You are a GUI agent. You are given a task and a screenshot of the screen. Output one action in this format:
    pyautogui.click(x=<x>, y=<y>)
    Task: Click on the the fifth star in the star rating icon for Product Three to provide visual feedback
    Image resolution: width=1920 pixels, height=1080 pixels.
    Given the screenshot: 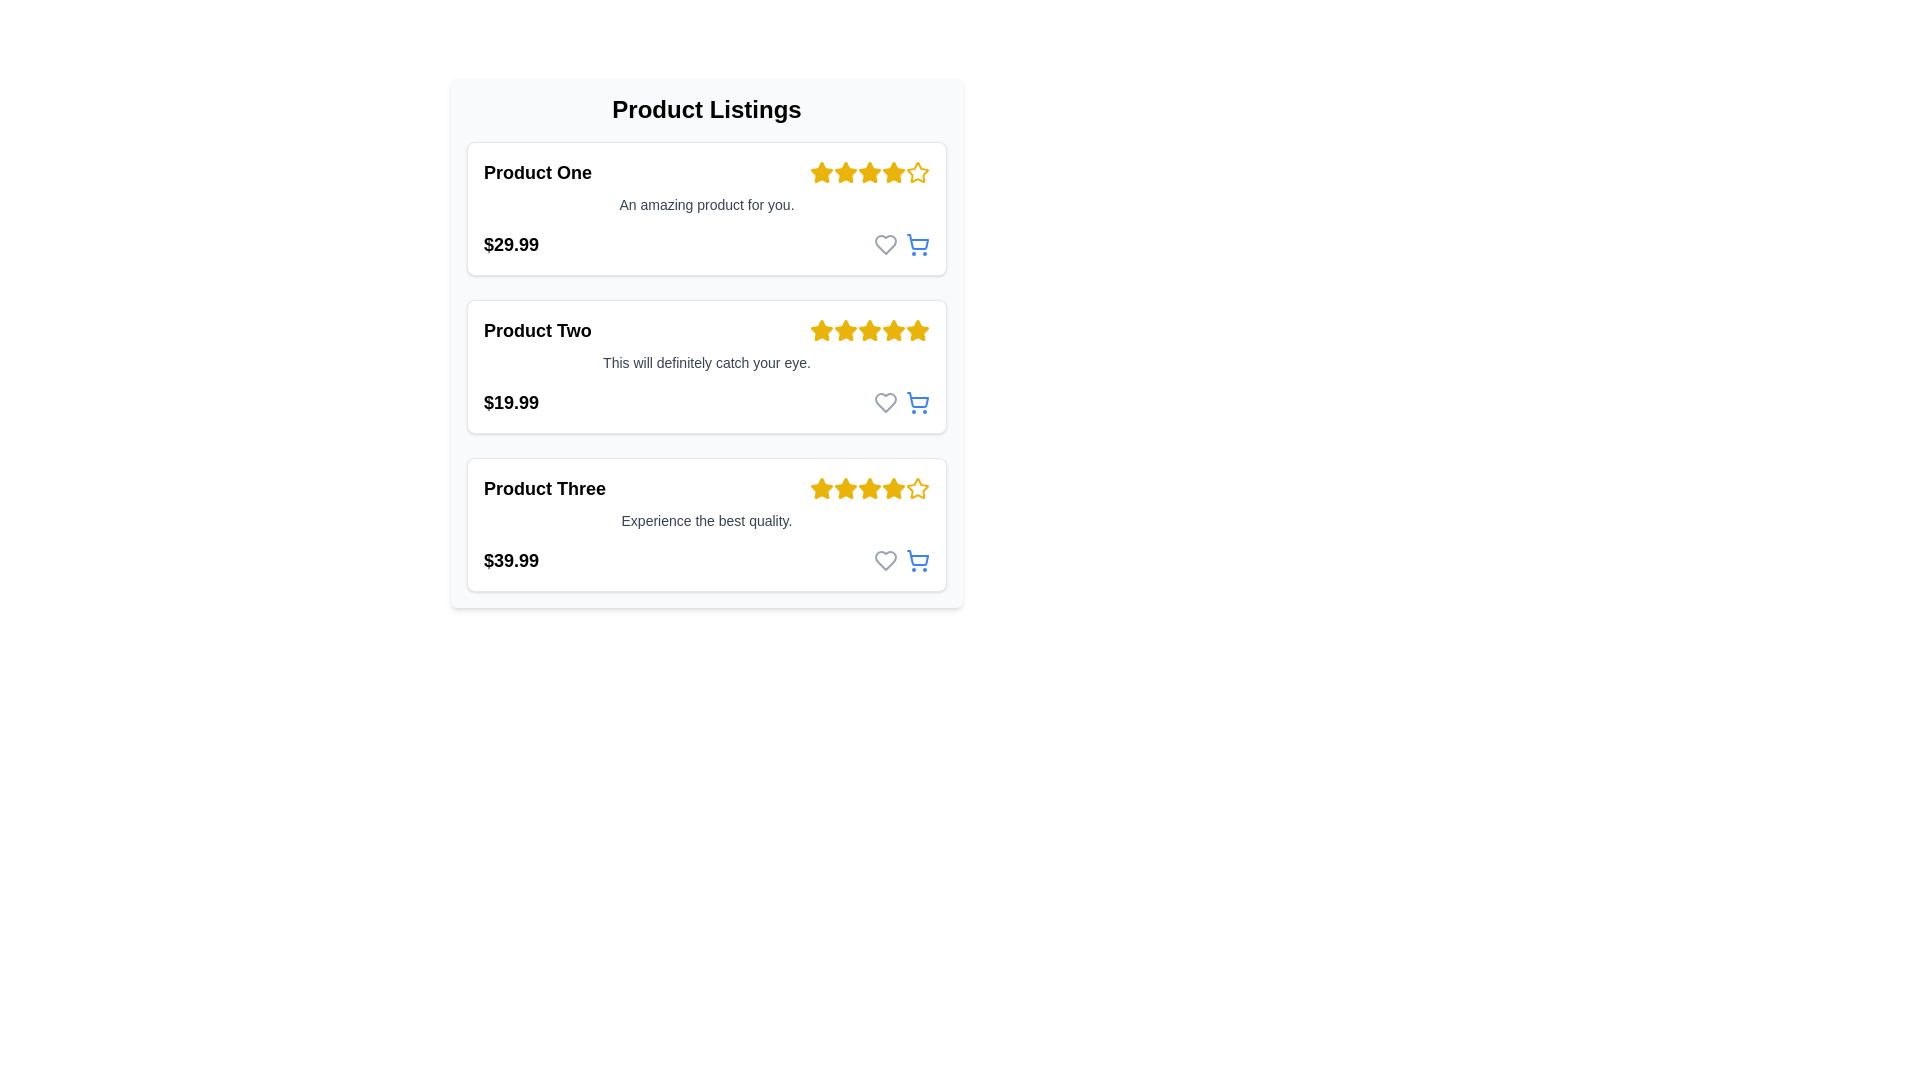 What is the action you would take?
    pyautogui.click(x=869, y=489)
    